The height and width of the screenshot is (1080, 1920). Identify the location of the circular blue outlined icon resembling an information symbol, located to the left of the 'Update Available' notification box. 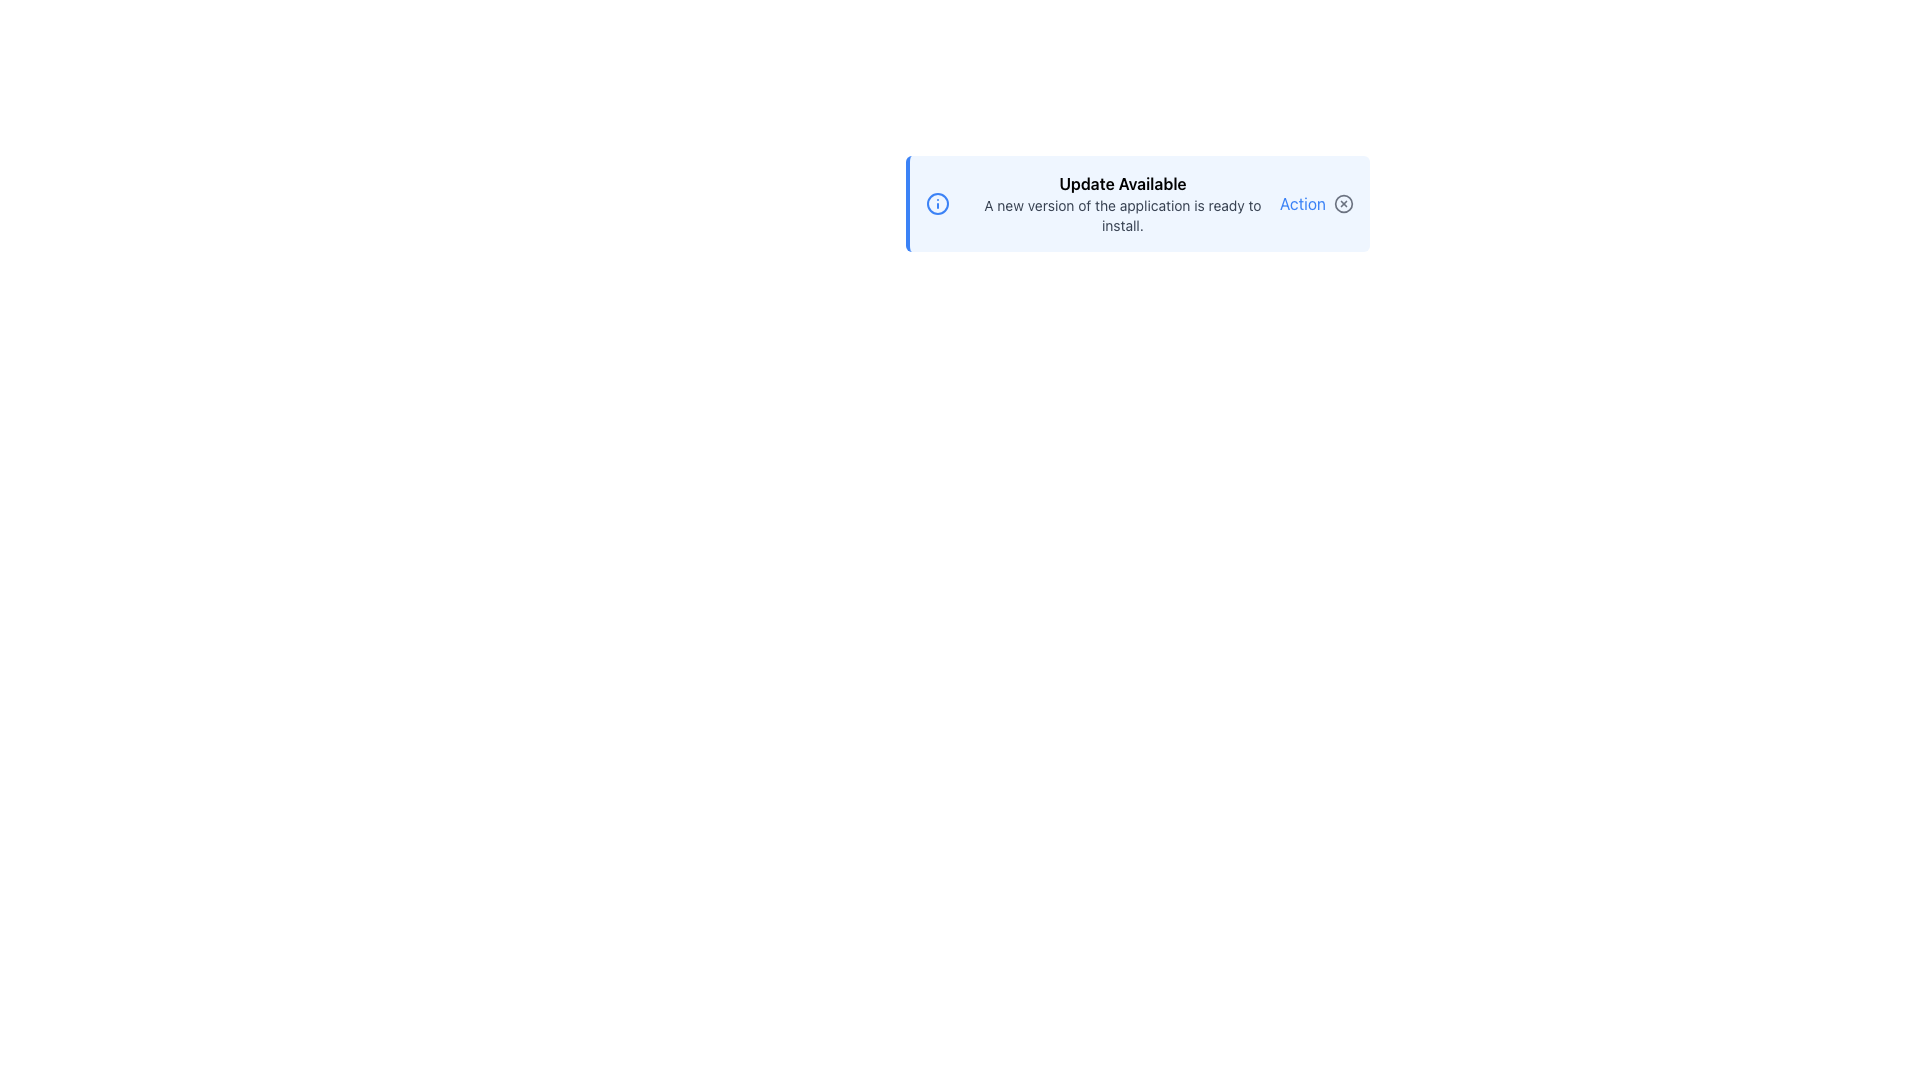
(936, 204).